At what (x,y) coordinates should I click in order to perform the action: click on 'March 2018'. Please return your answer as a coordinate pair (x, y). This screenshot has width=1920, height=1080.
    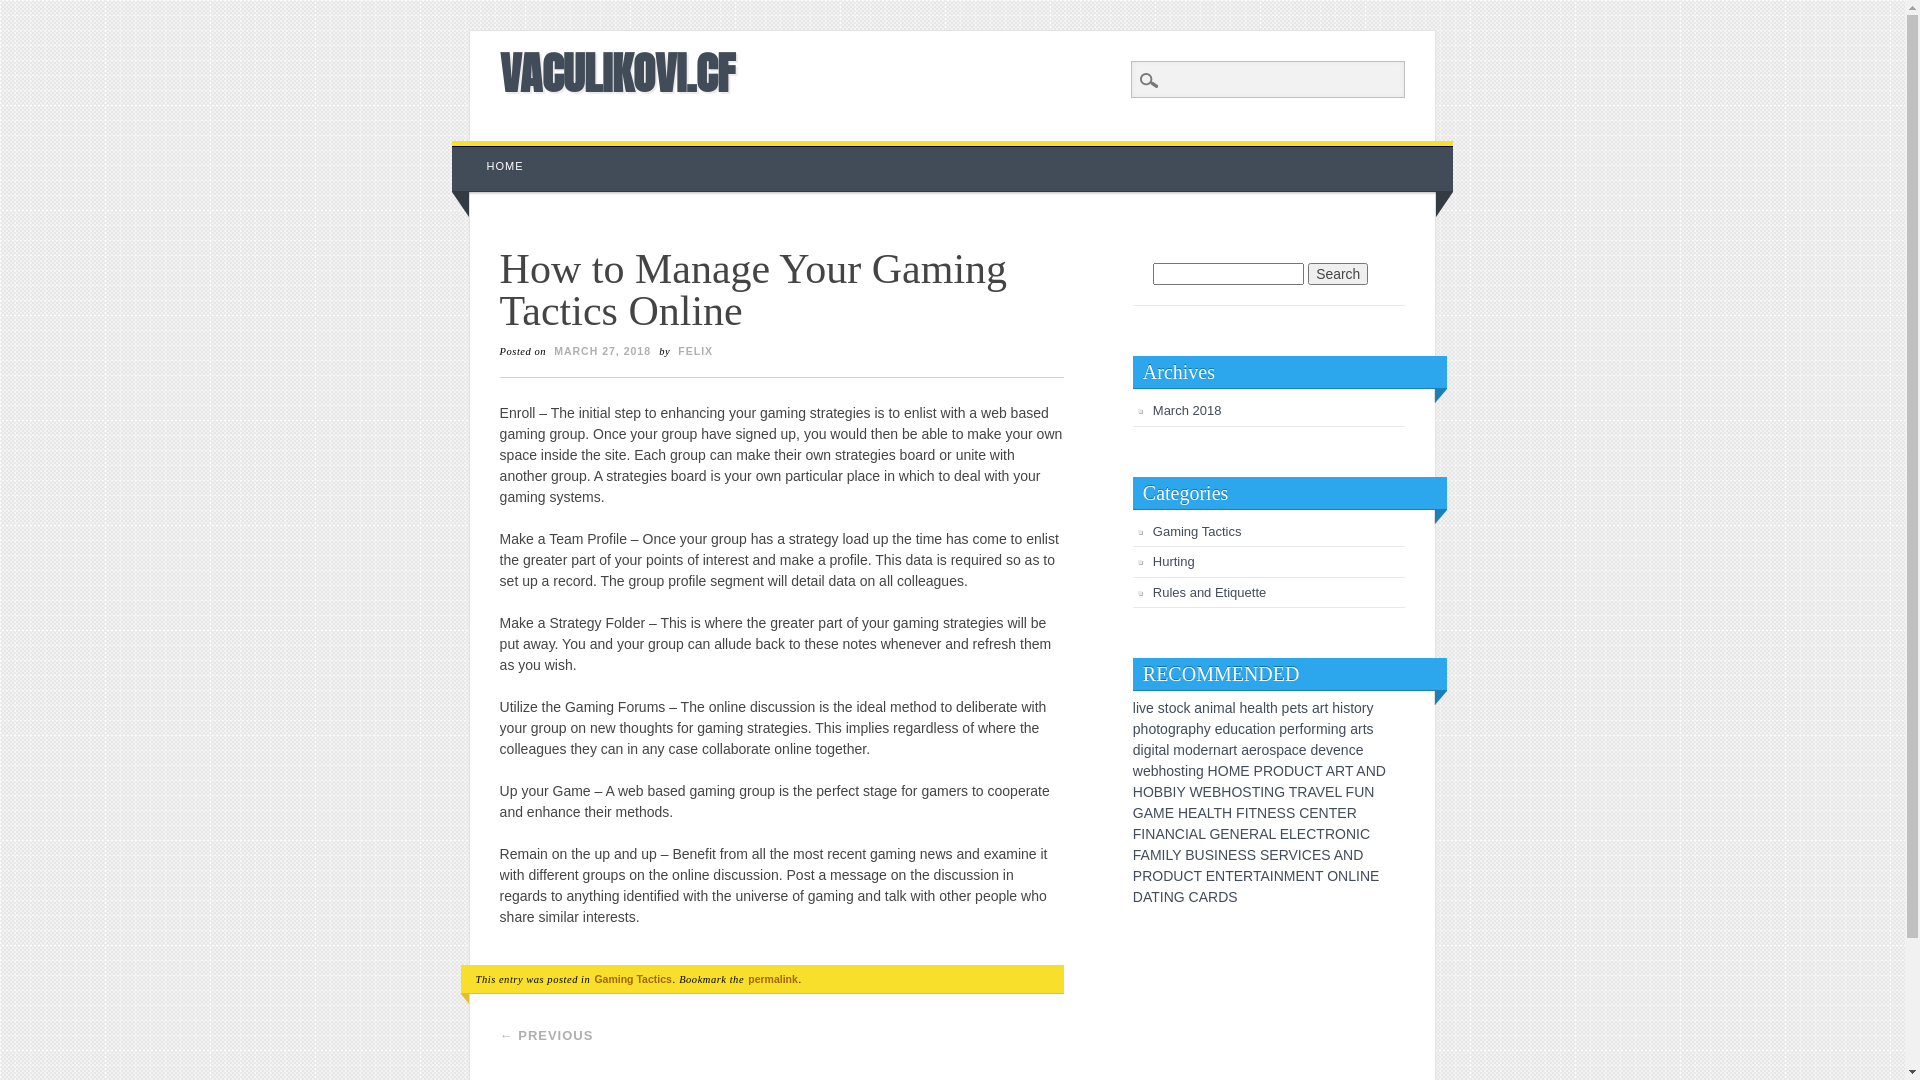
    Looking at the image, I should click on (1187, 409).